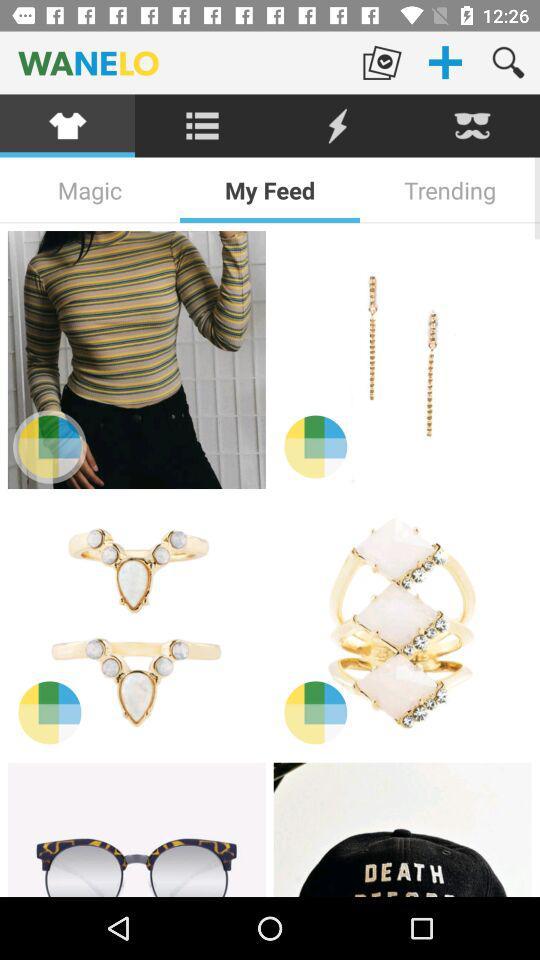 The image size is (540, 960). Describe the element at coordinates (202, 125) in the screenshot. I see `icon below wanelo icon` at that location.